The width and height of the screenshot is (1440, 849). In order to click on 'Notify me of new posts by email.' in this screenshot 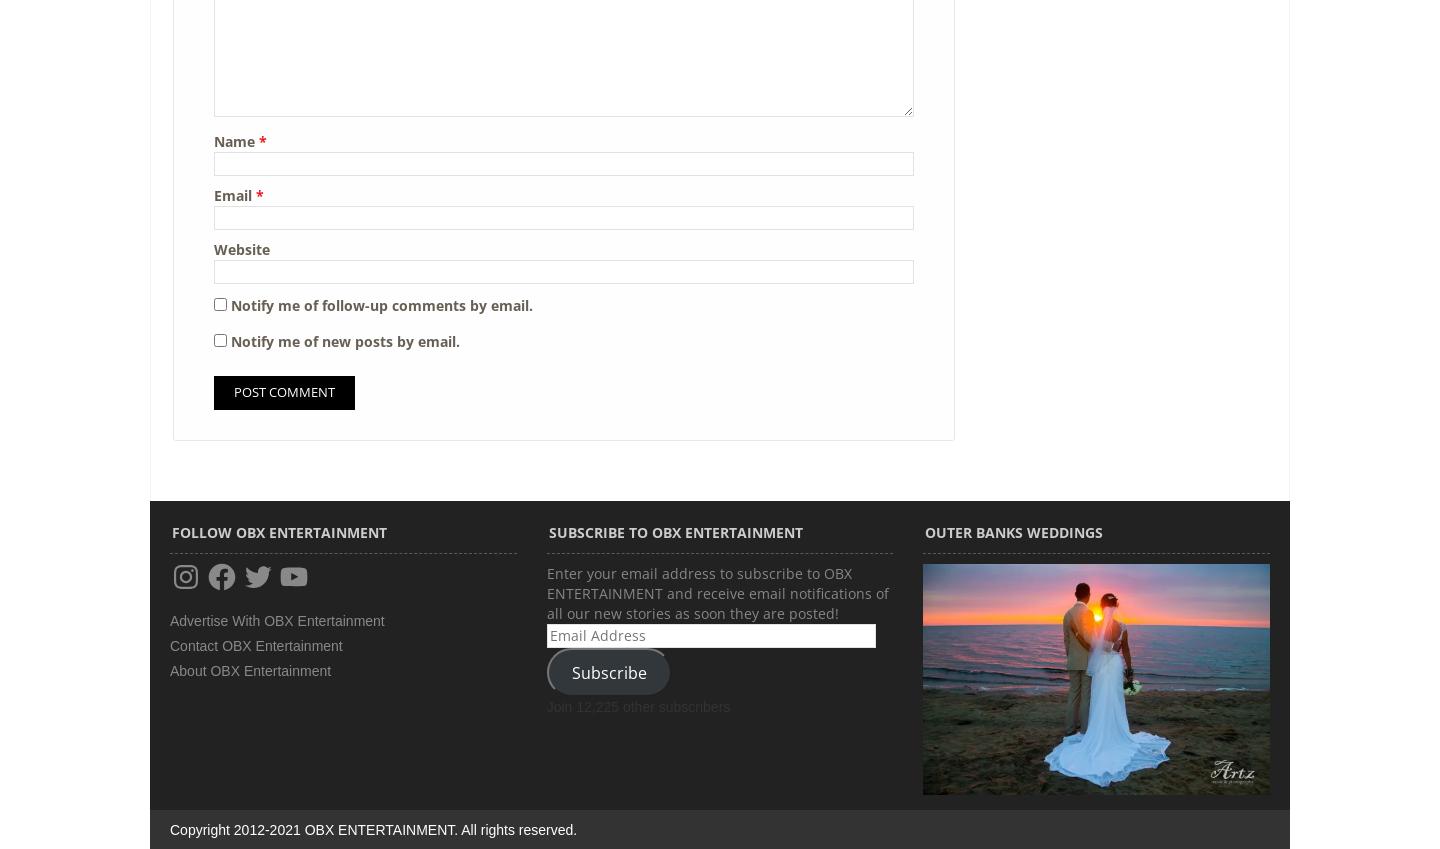, I will do `click(345, 341)`.